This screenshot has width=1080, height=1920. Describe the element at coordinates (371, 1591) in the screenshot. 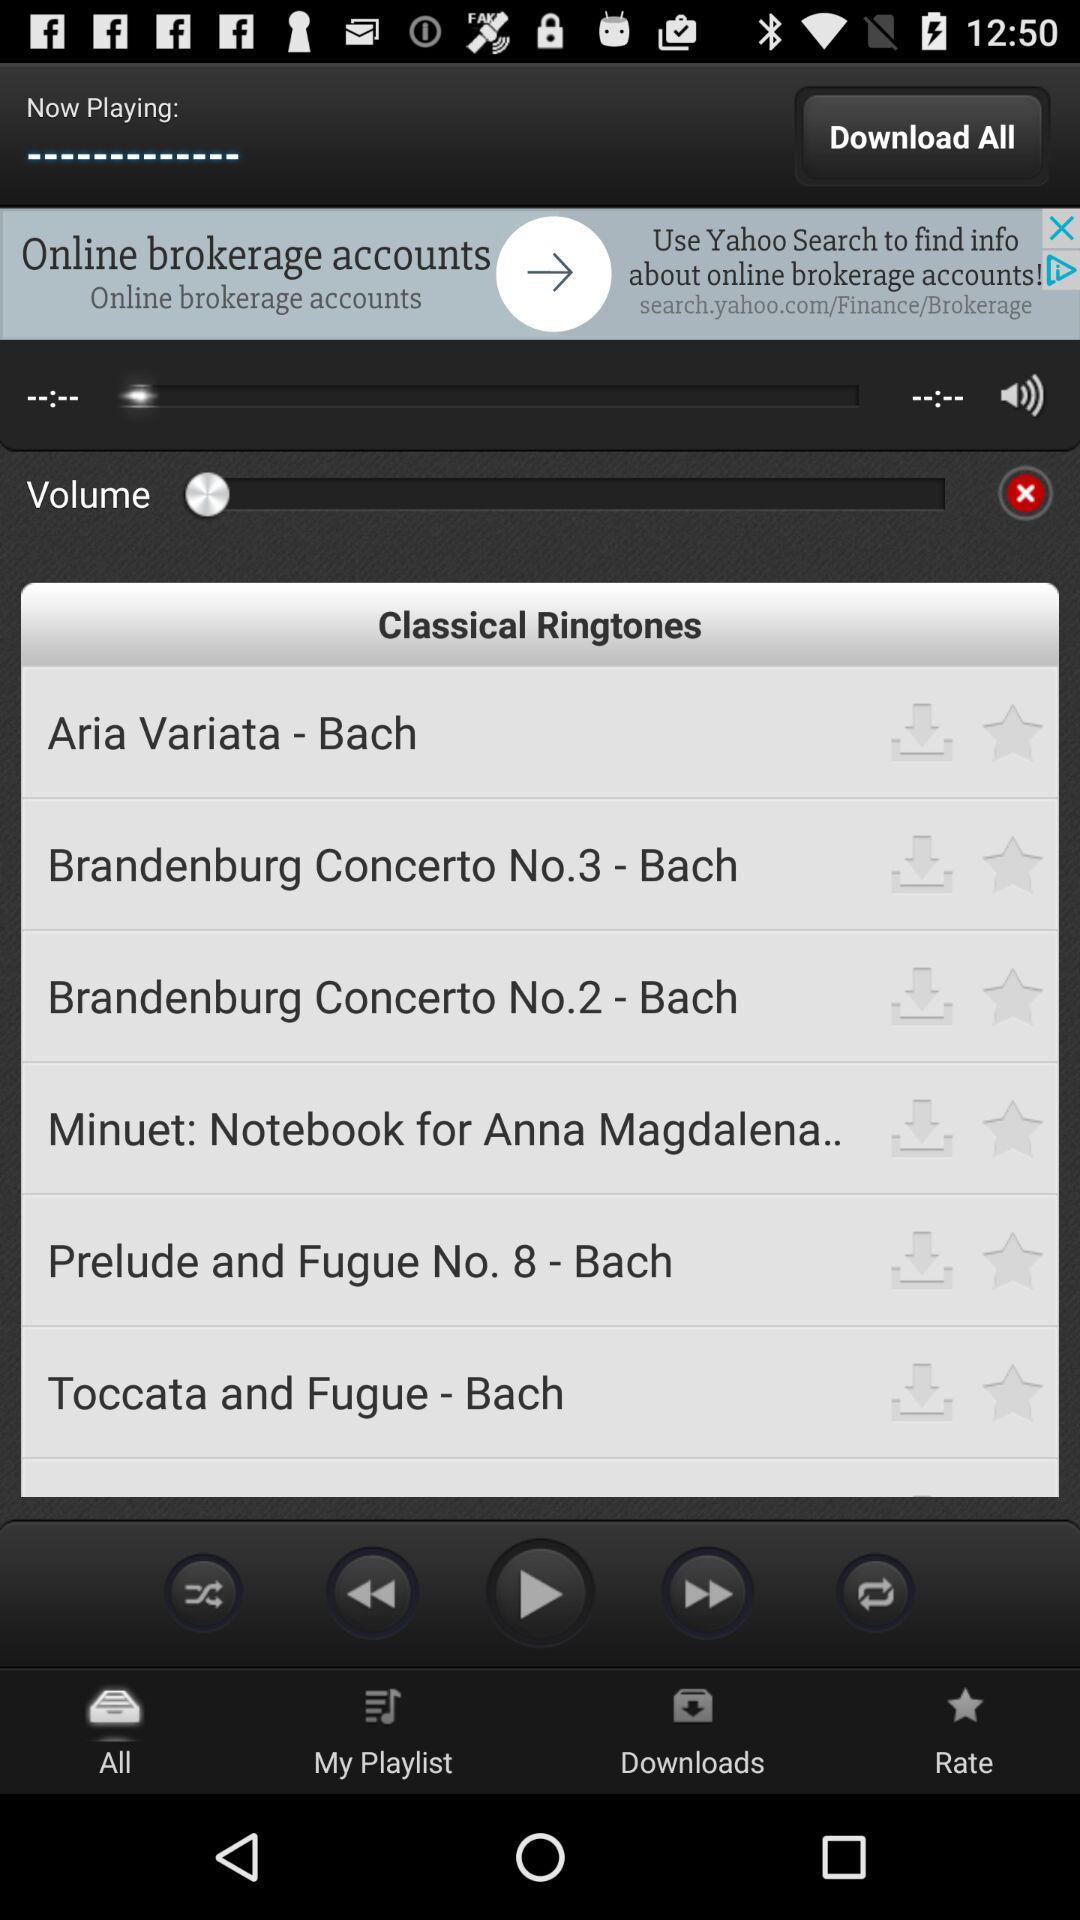

I see `rewind to last track` at that location.